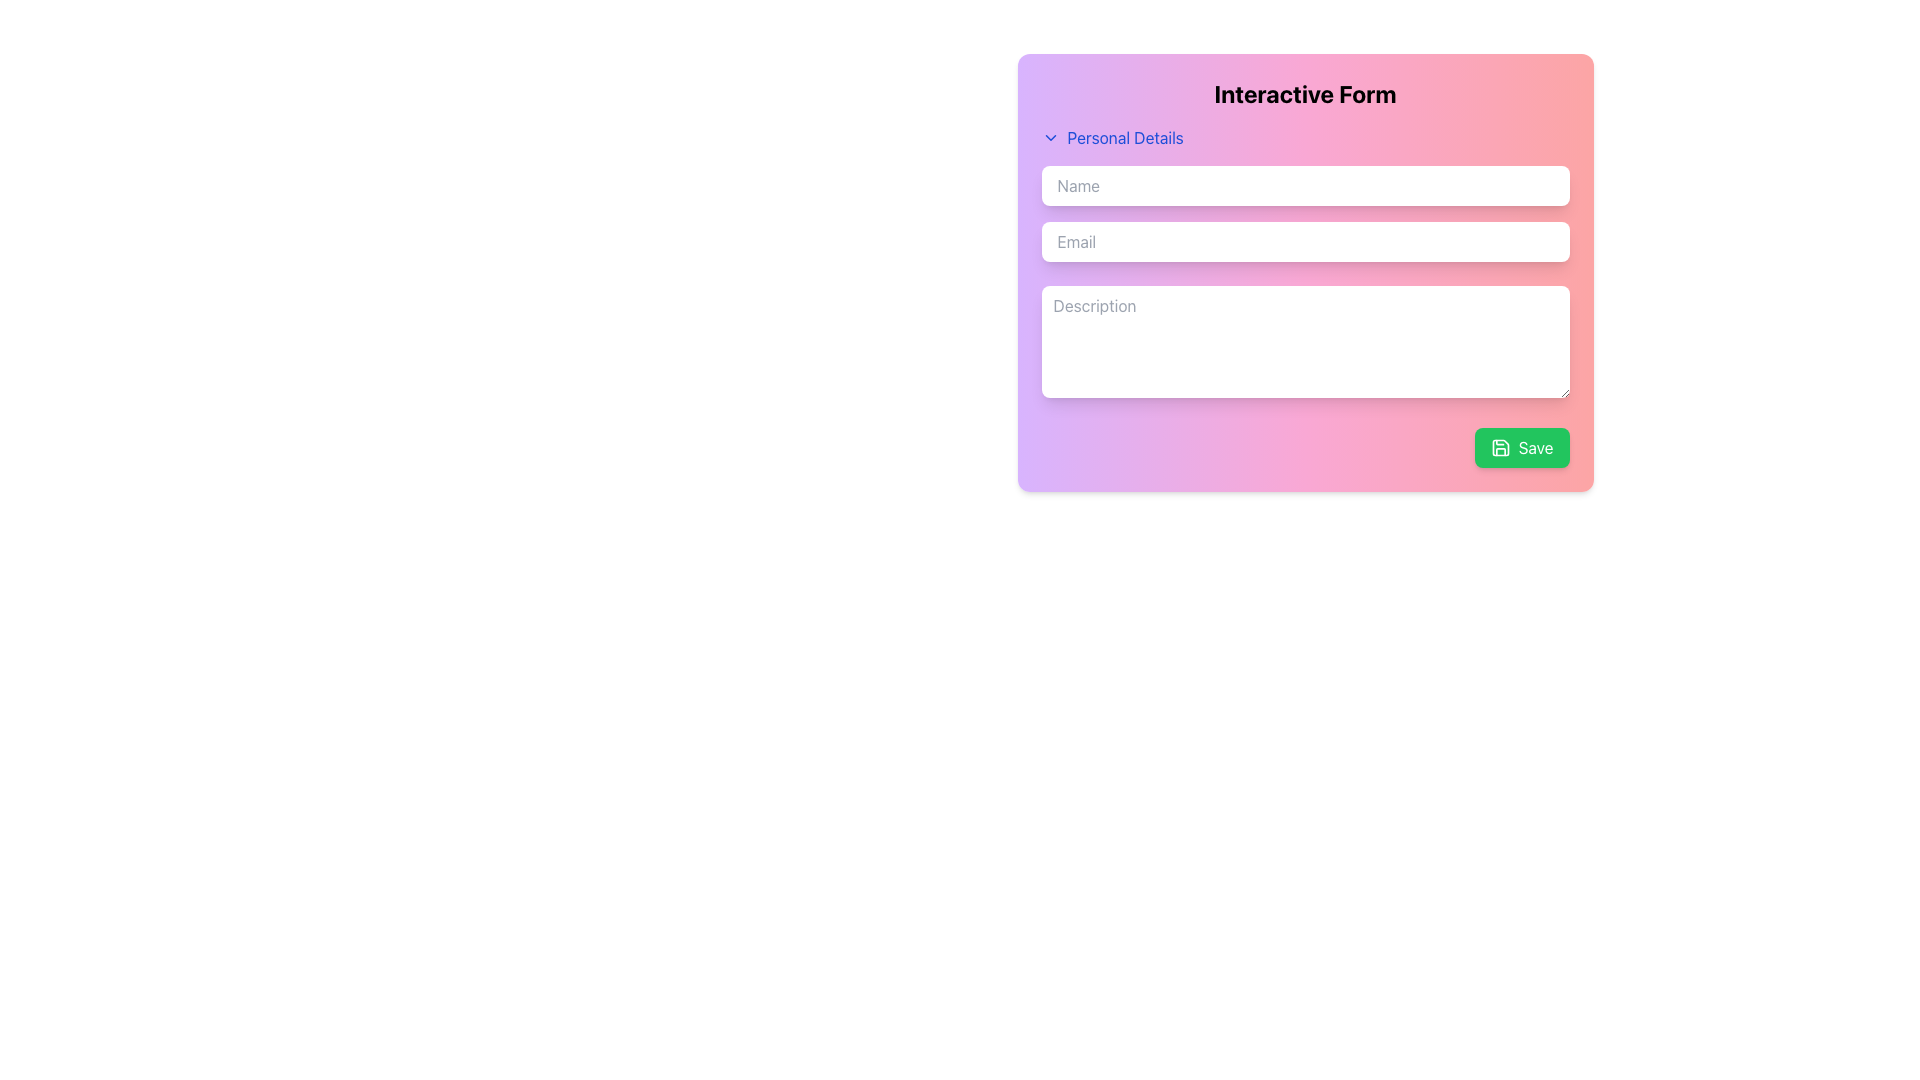 The image size is (1920, 1080). I want to click on the downward-facing chevron icon located to the left of the 'Personal Details' label, so click(1049, 137).